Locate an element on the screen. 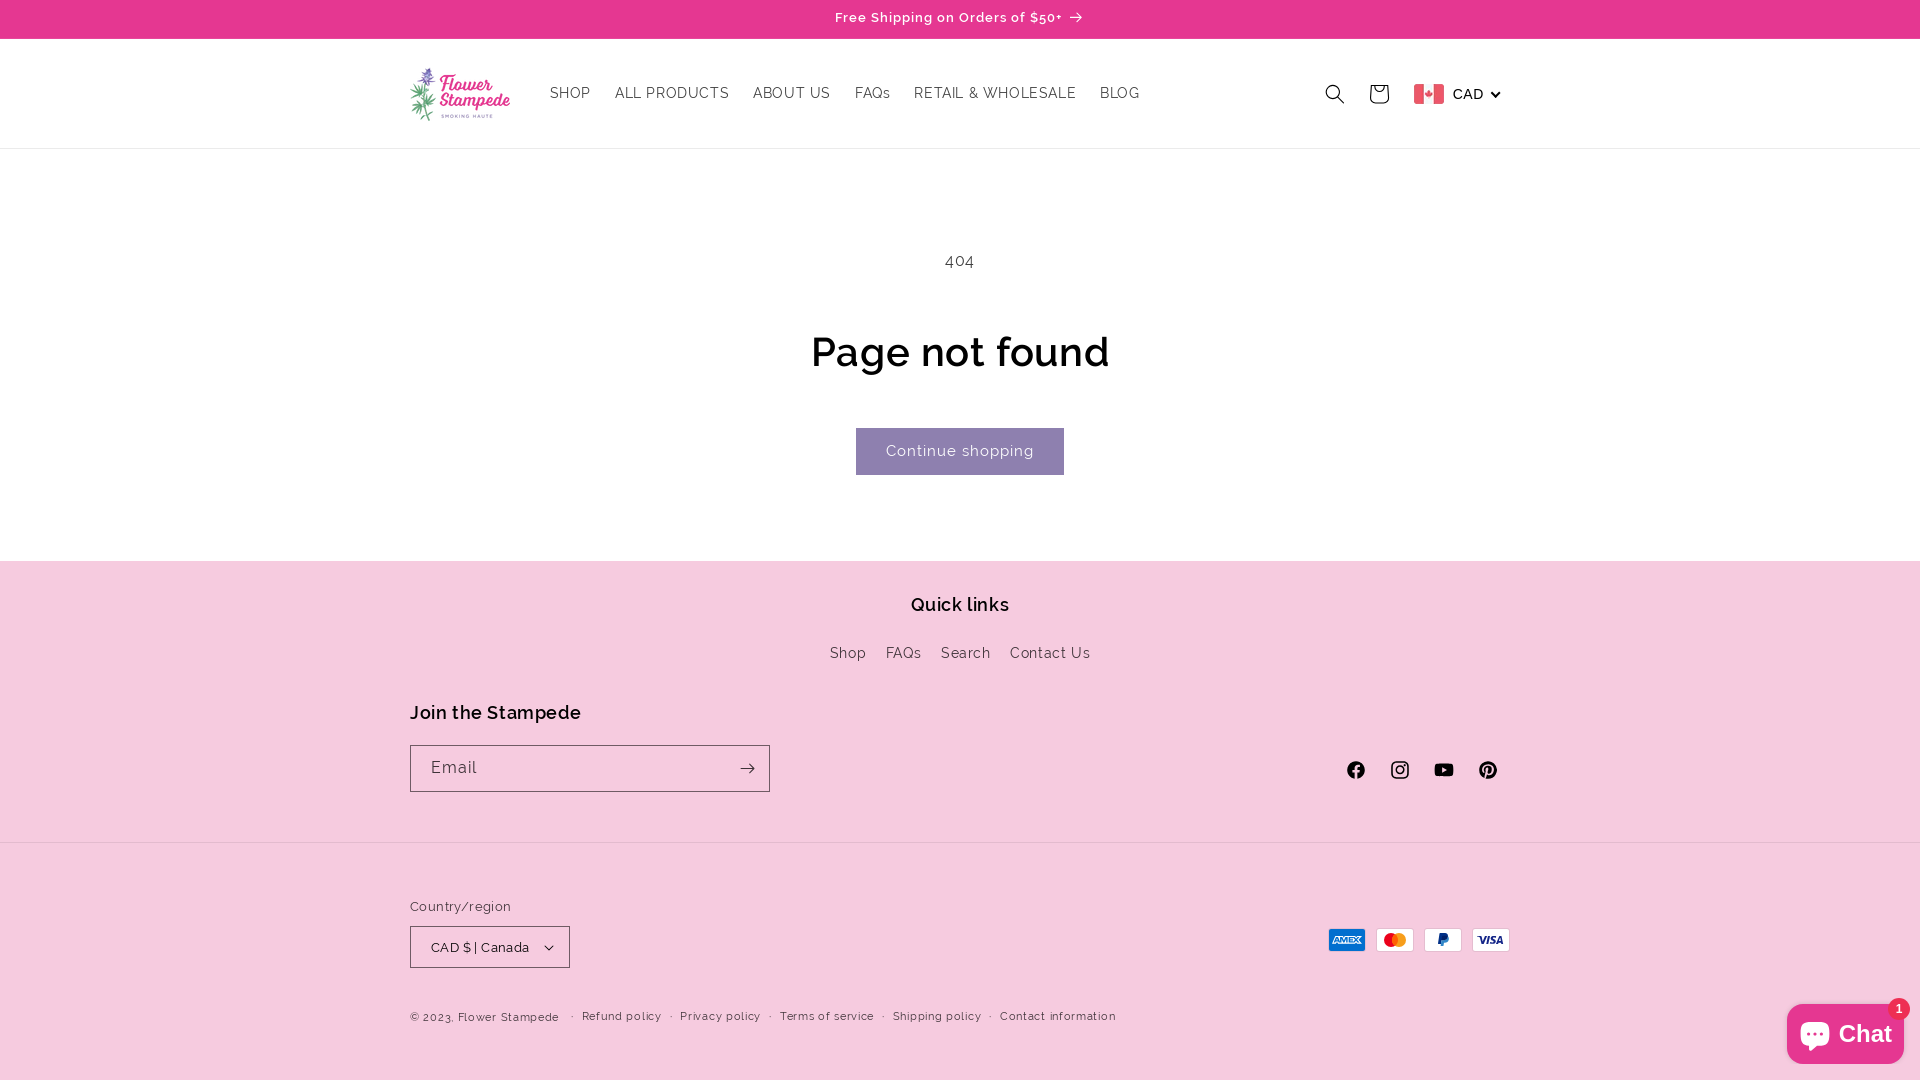 This screenshot has width=1920, height=1080. 'CAD $ | Canada' is located at coordinates (489, 946).